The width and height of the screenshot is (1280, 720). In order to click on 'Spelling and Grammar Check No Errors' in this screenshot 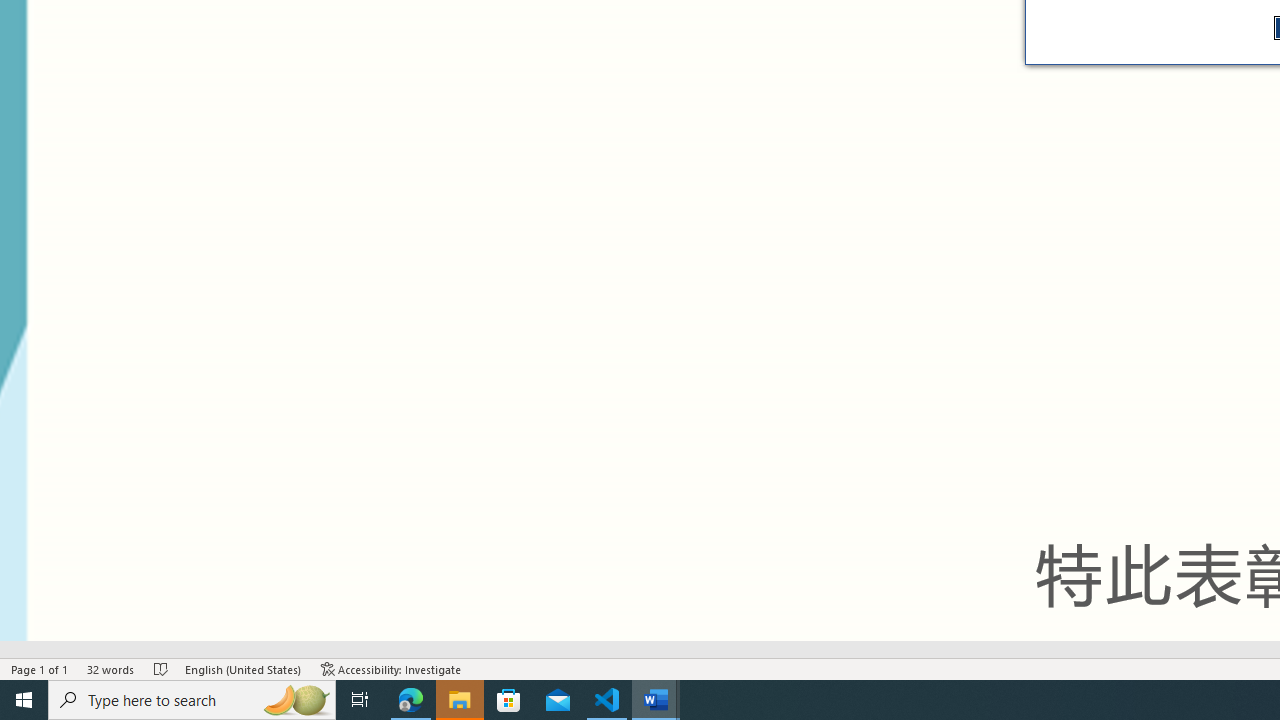, I will do `click(161, 669)`.